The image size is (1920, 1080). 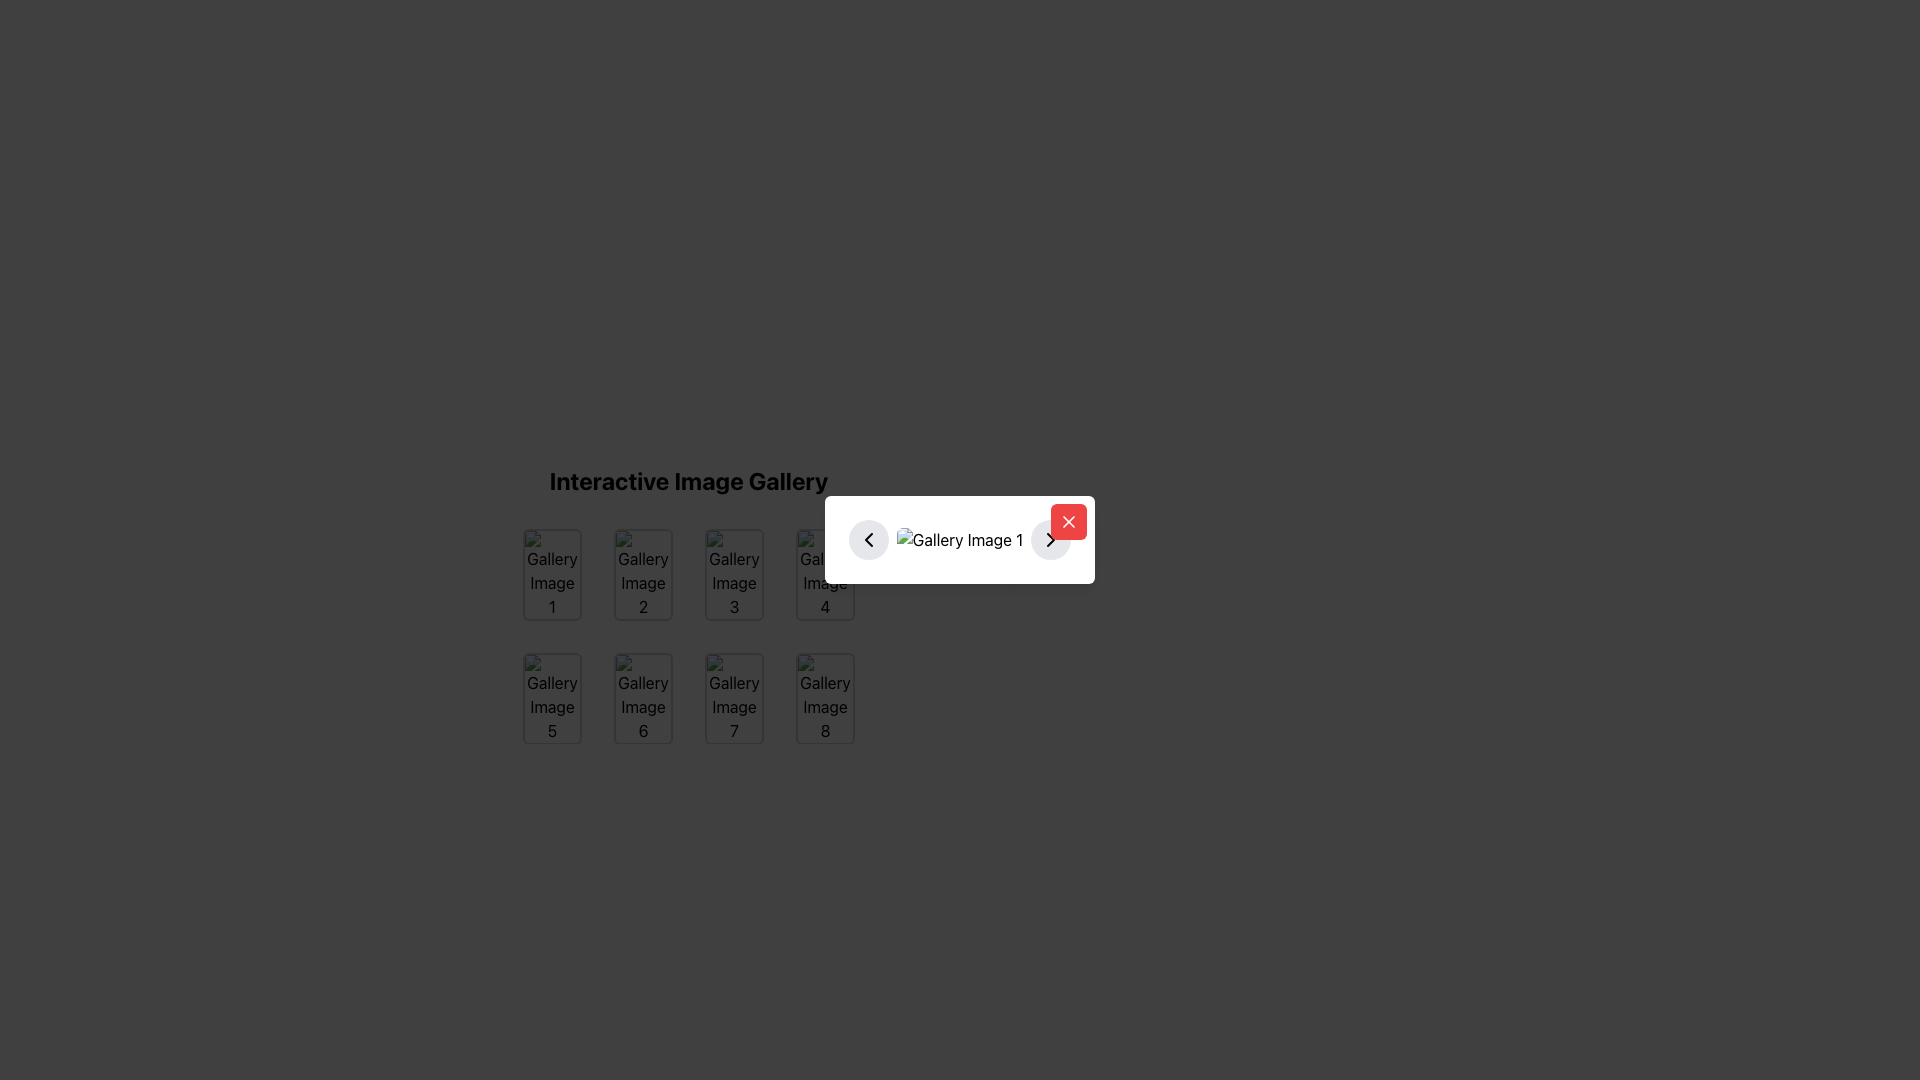 What do you see at coordinates (552, 574) in the screenshot?
I see `the image placeholder labeled 'Gallery Image 1'` at bounding box center [552, 574].